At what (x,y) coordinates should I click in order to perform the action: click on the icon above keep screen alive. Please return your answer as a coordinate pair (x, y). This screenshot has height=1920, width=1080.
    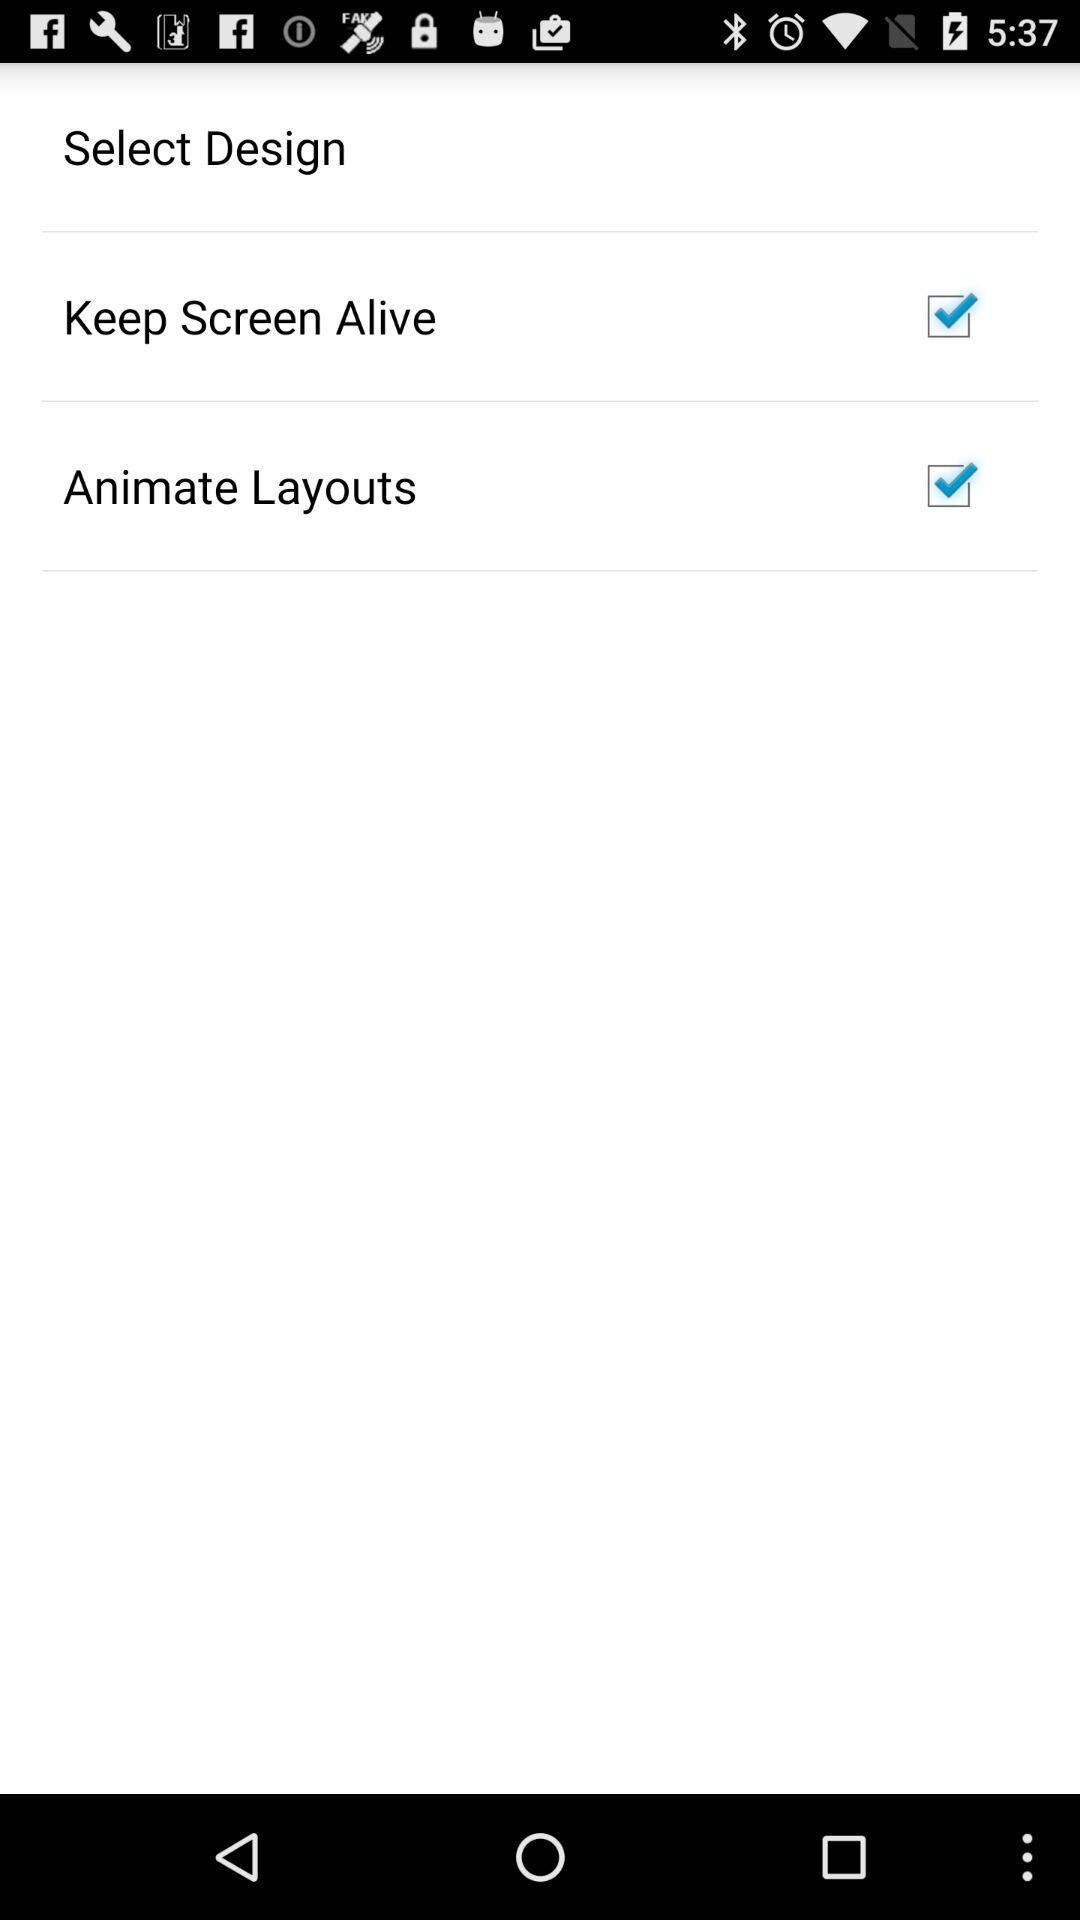
    Looking at the image, I should click on (205, 145).